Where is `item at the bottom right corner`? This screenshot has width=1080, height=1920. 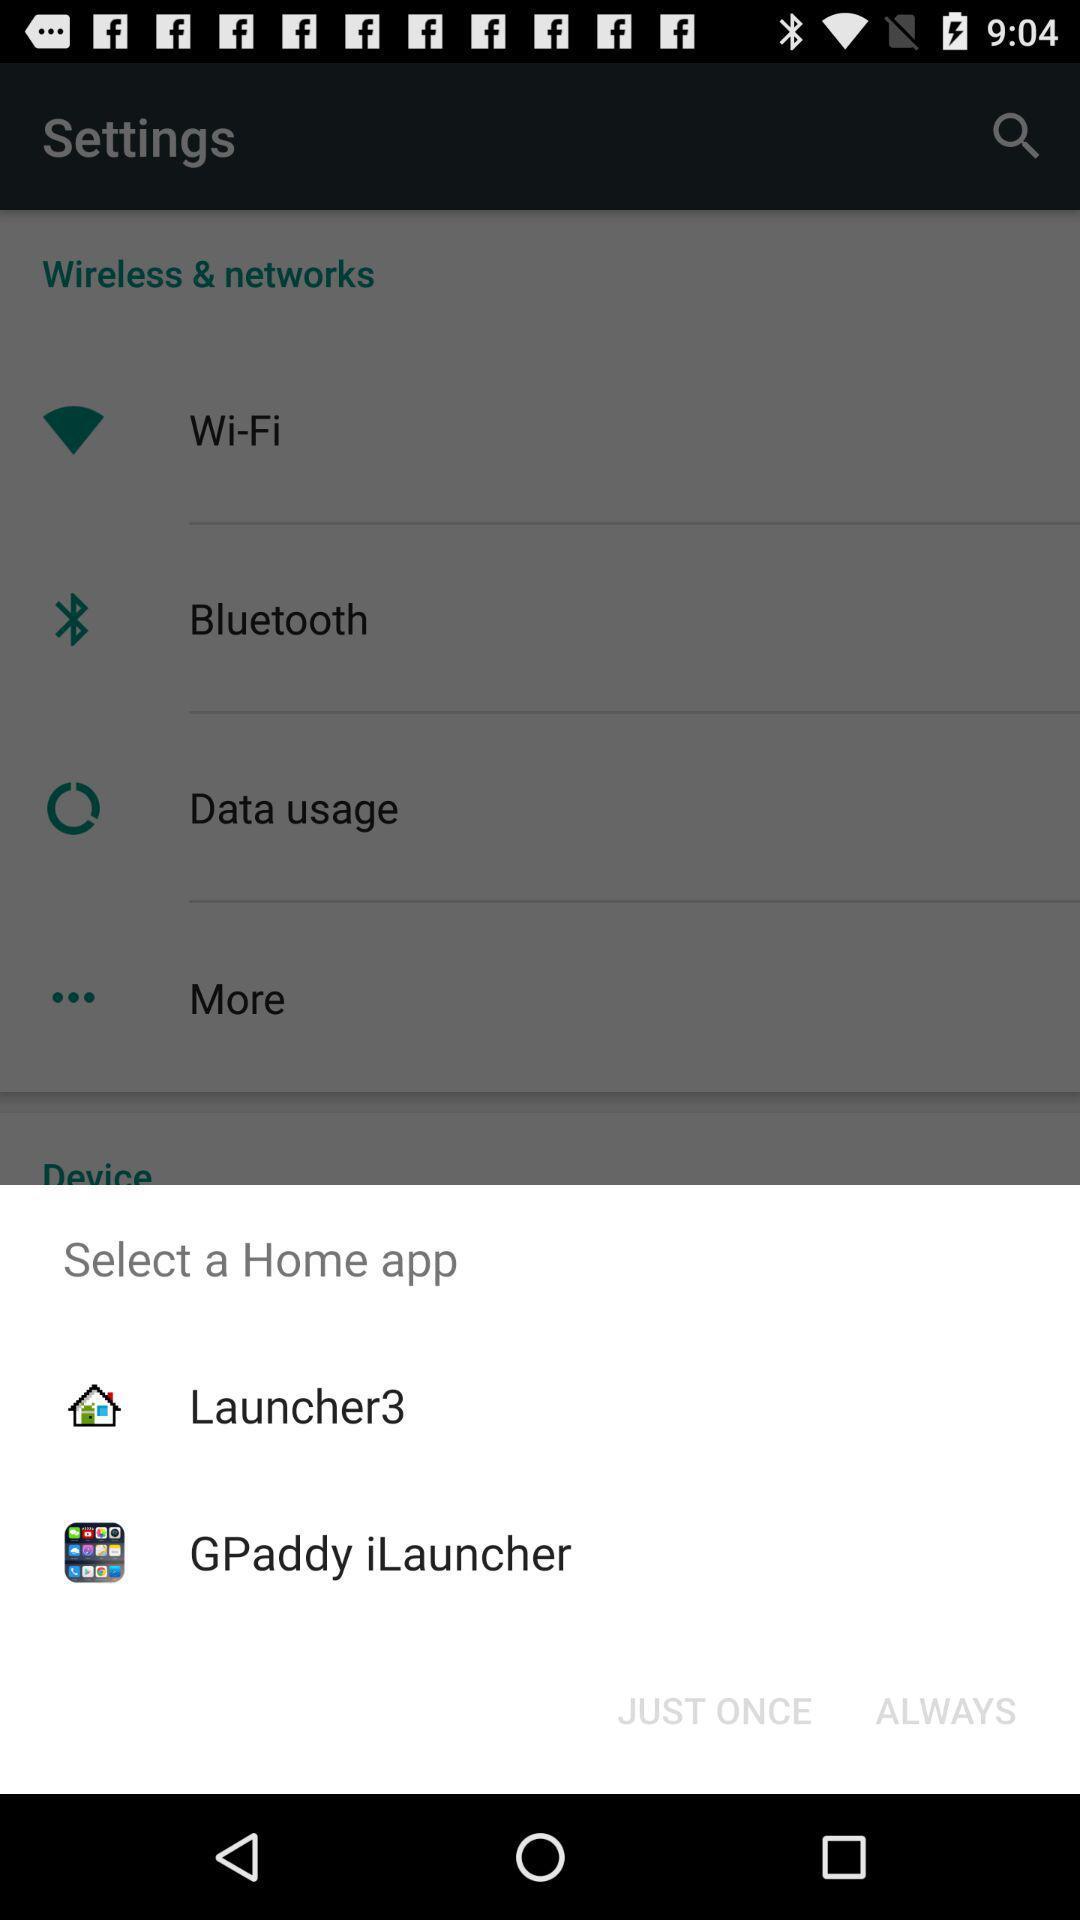 item at the bottom right corner is located at coordinates (945, 1708).